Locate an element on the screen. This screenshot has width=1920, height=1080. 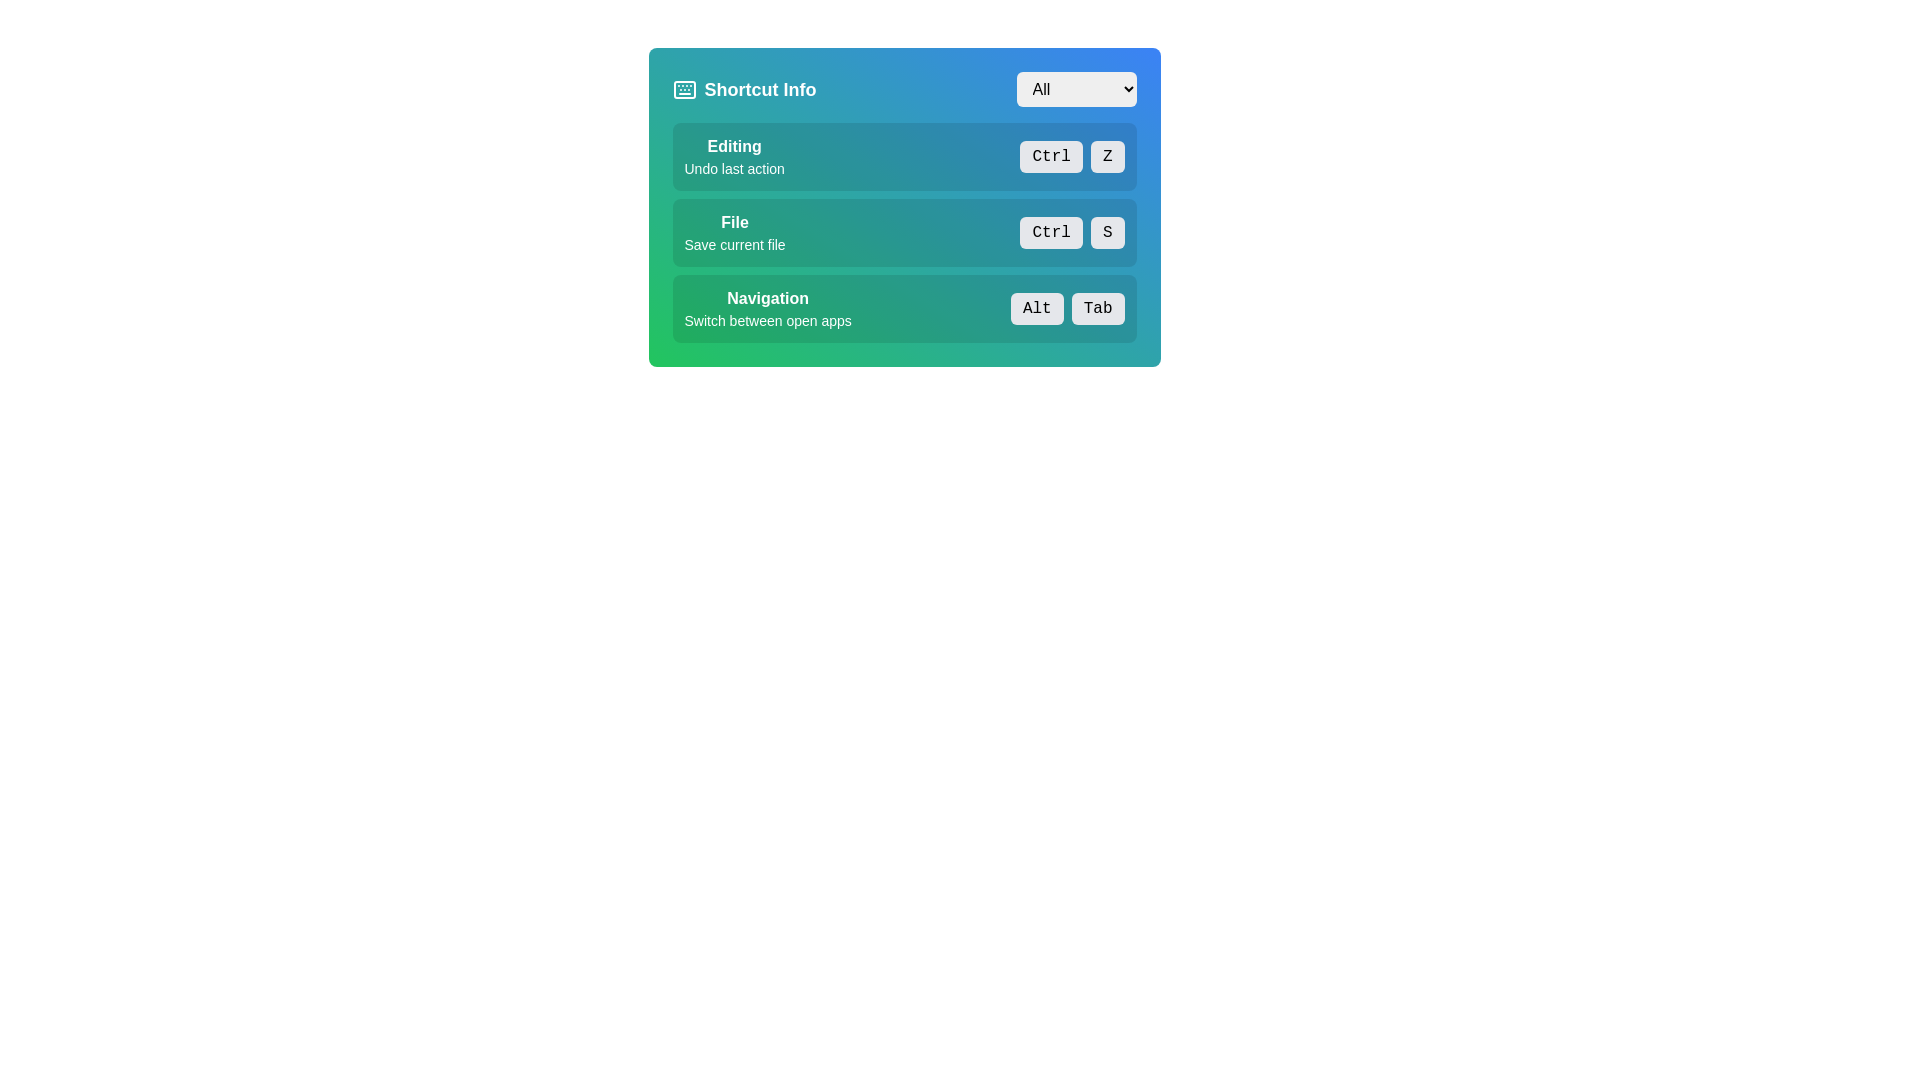
the Information block that describes the 'Ctrl + Z' keyboard shortcut for 'Undo last action' located near the top of the list is located at coordinates (903, 156).